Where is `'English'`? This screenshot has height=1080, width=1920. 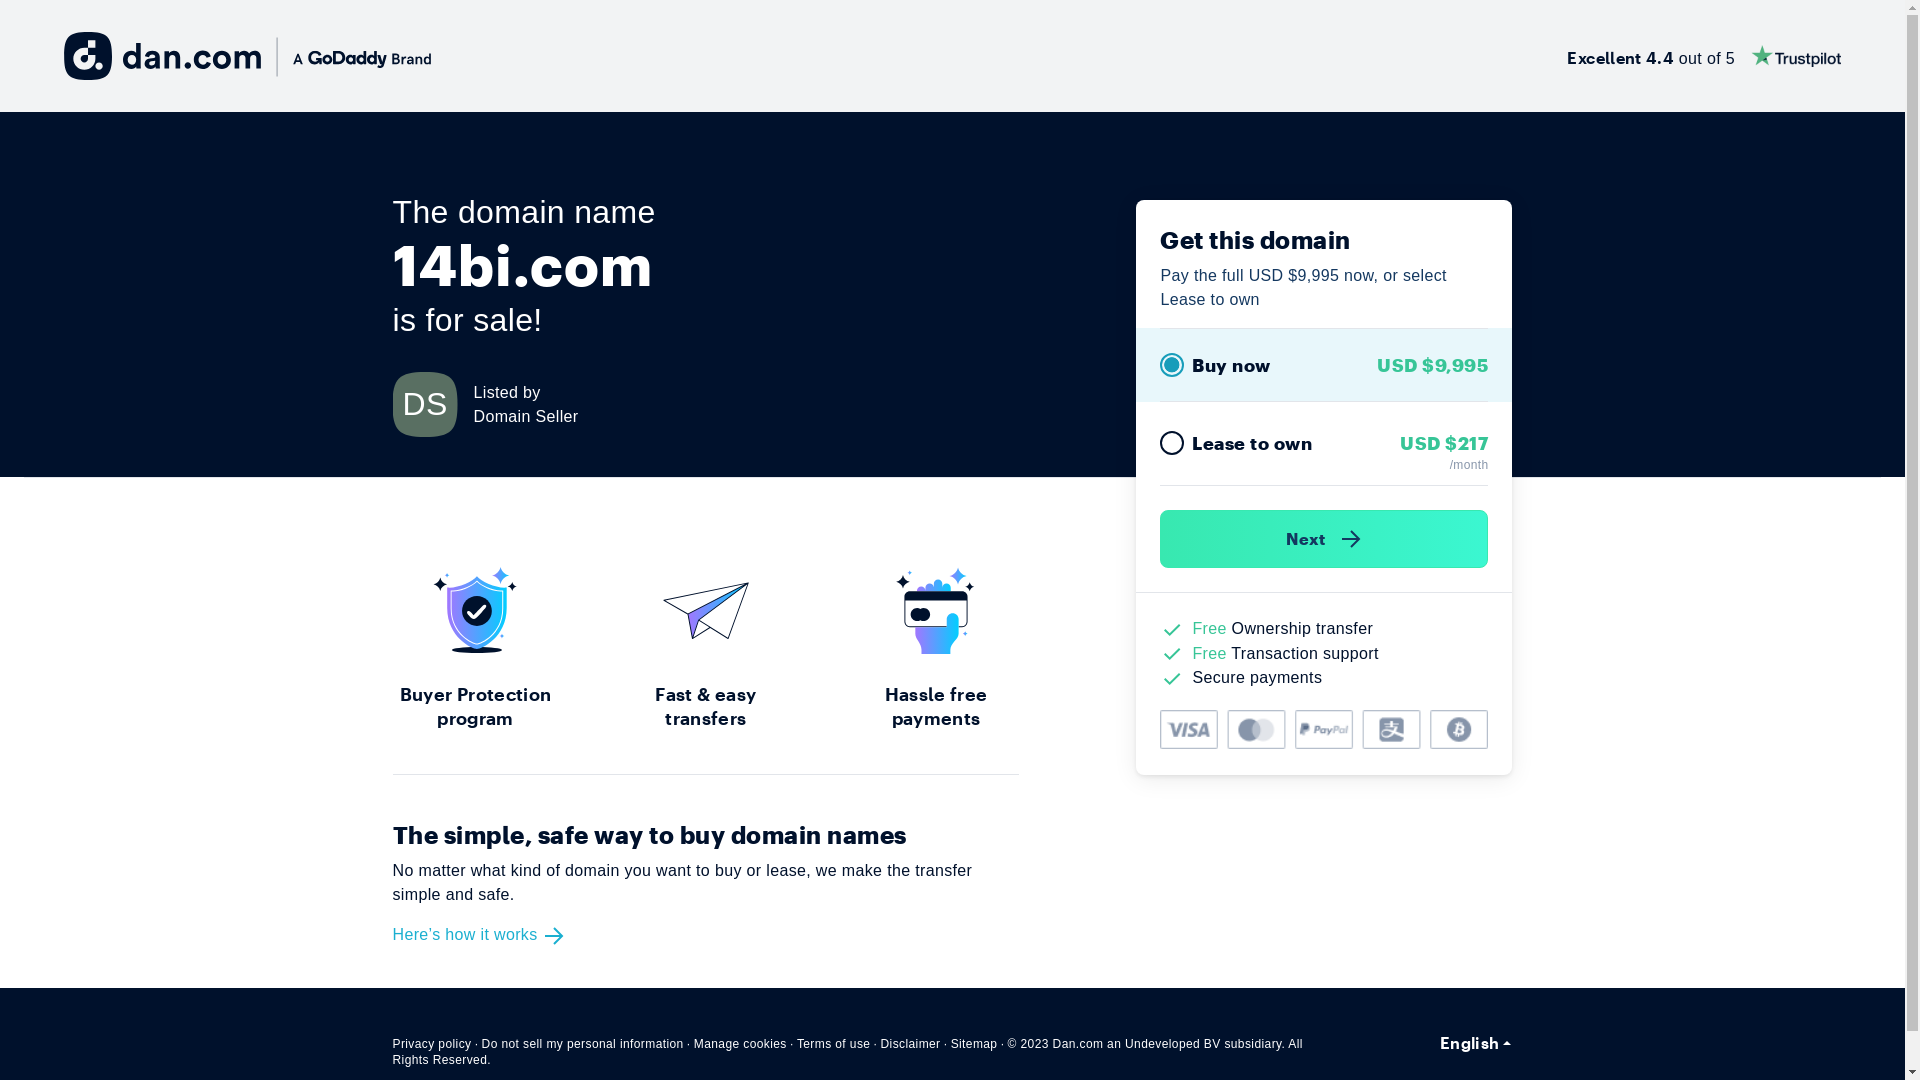 'English' is located at coordinates (1476, 1041).